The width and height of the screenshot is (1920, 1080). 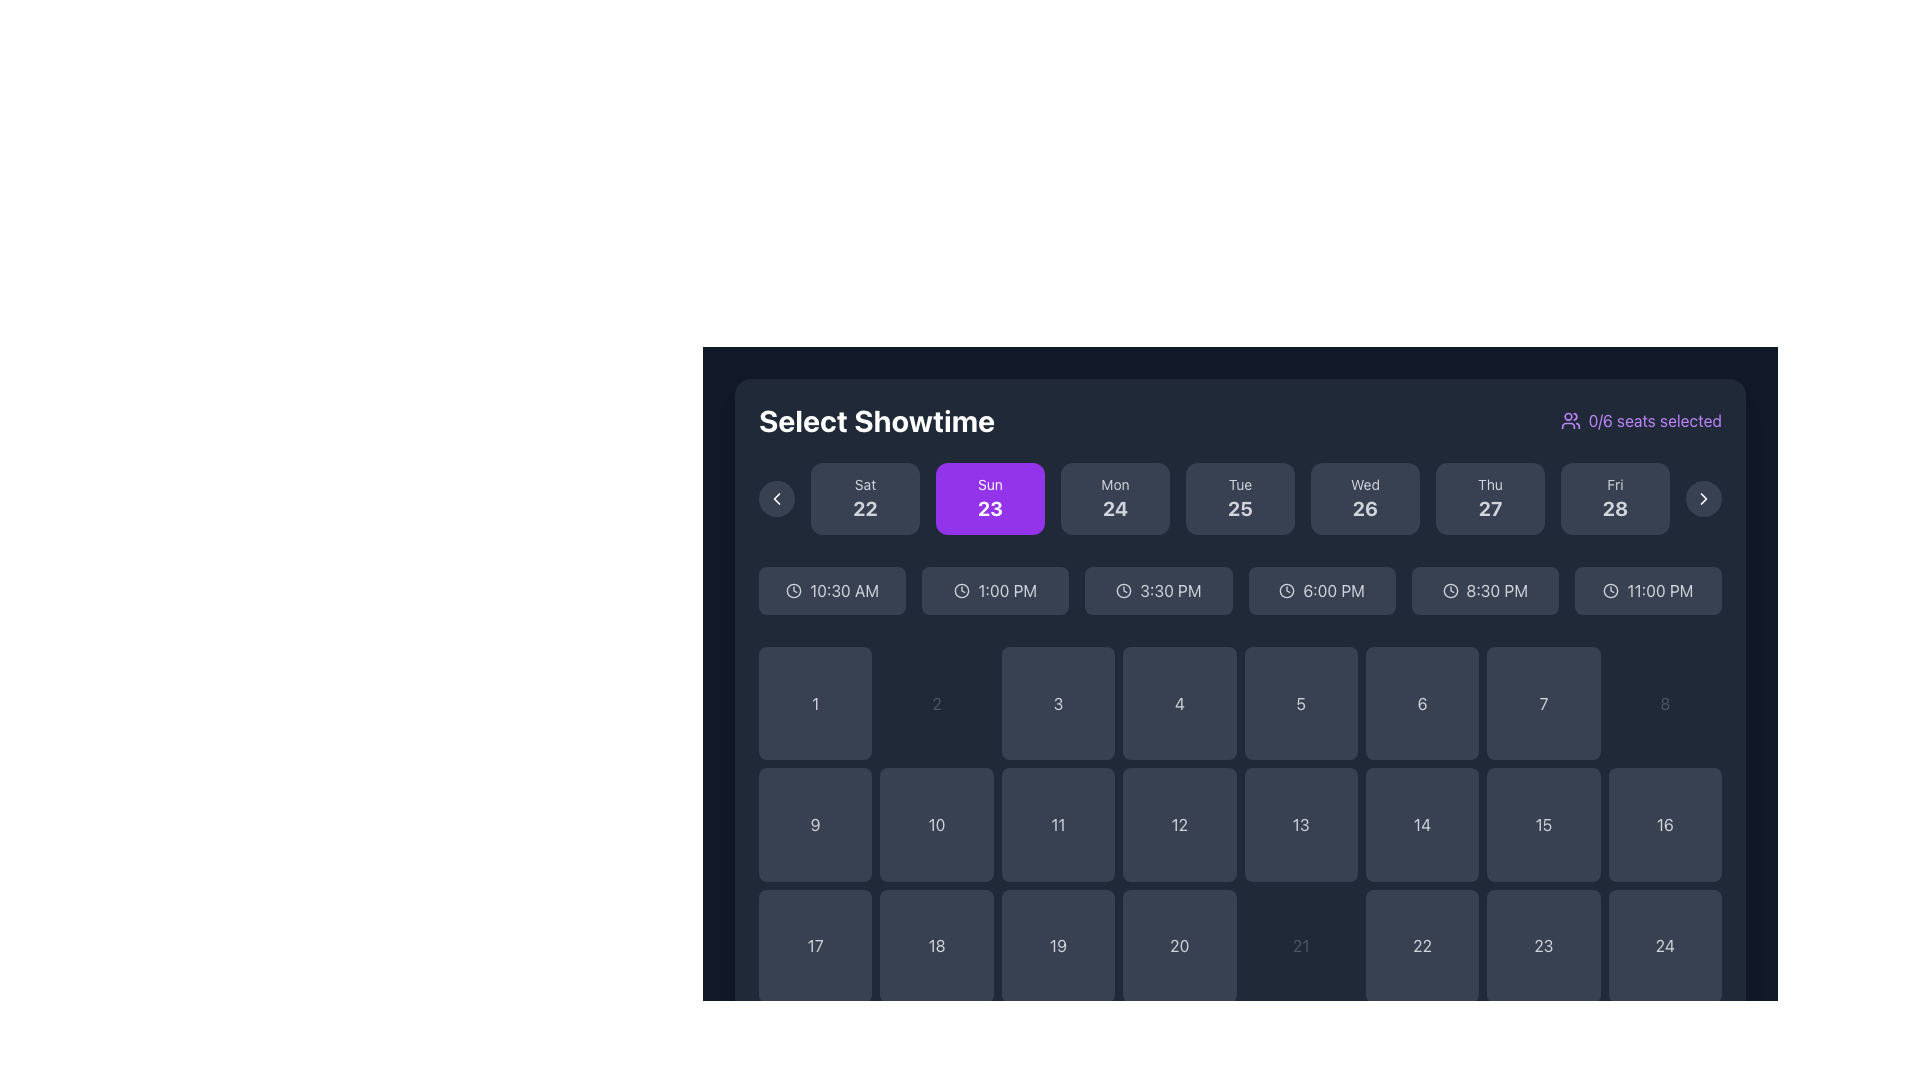 What do you see at coordinates (1239, 497) in the screenshot?
I see `the interactive button labeled 'Tue 25', which is the fourth button in the series under 'Select Showtime'` at bounding box center [1239, 497].